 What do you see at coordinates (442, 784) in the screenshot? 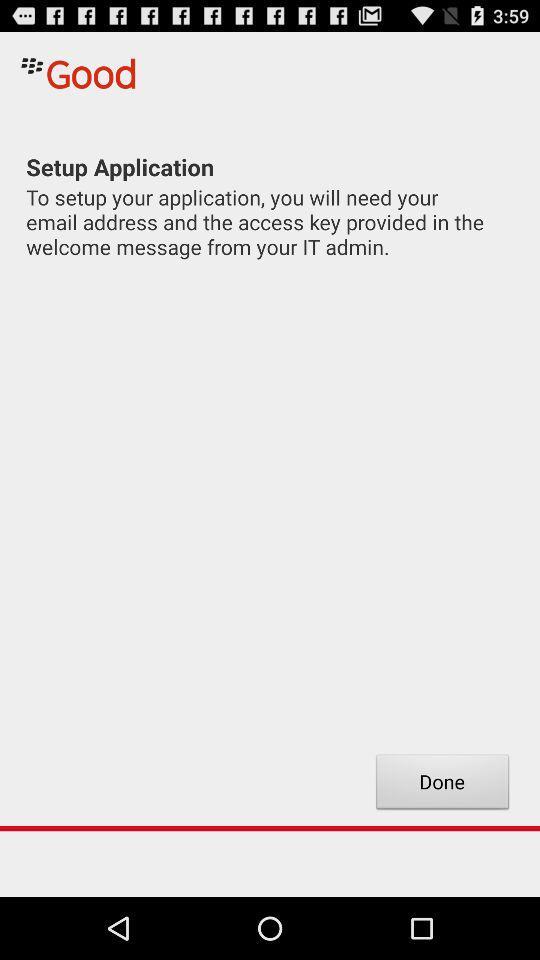
I see `item at the bottom right corner` at bounding box center [442, 784].